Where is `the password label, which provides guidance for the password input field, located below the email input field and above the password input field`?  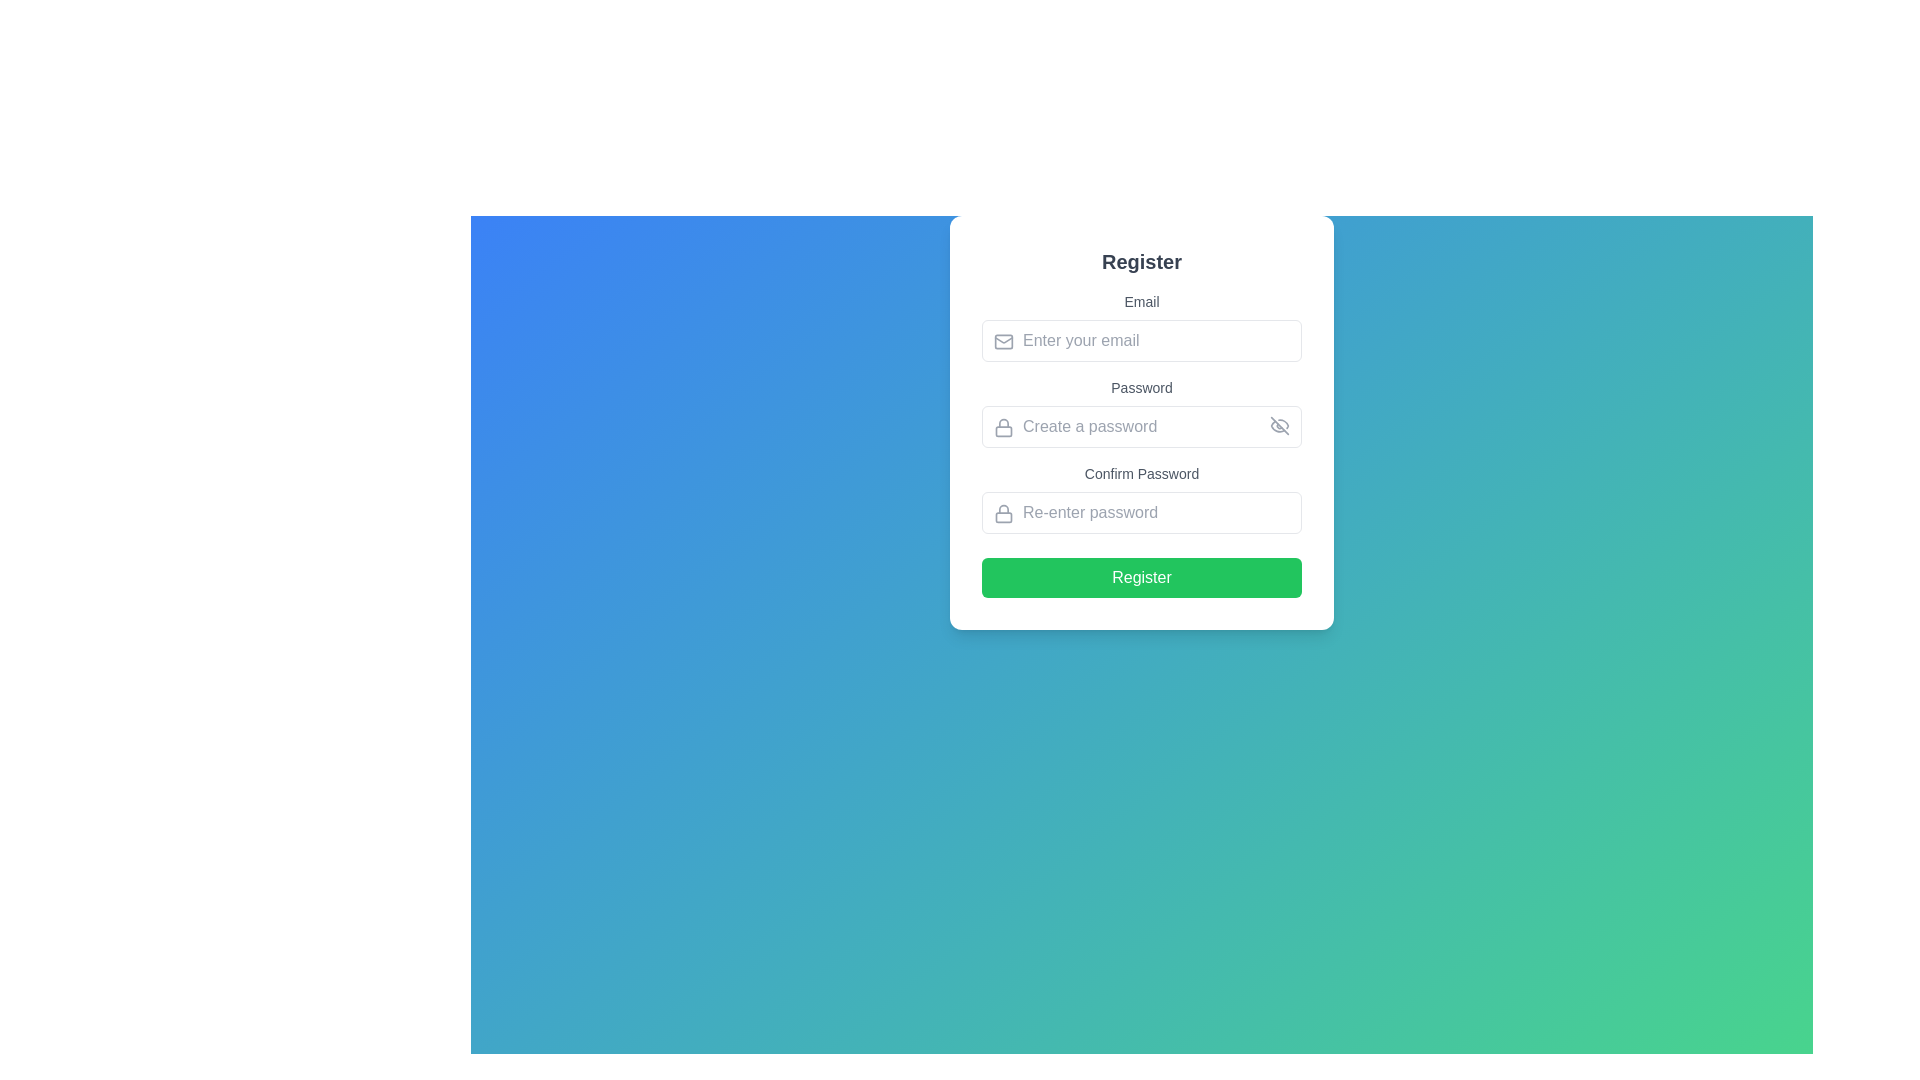 the password label, which provides guidance for the password input field, located below the email input field and above the password input field is located at coordinates (1142, 388).